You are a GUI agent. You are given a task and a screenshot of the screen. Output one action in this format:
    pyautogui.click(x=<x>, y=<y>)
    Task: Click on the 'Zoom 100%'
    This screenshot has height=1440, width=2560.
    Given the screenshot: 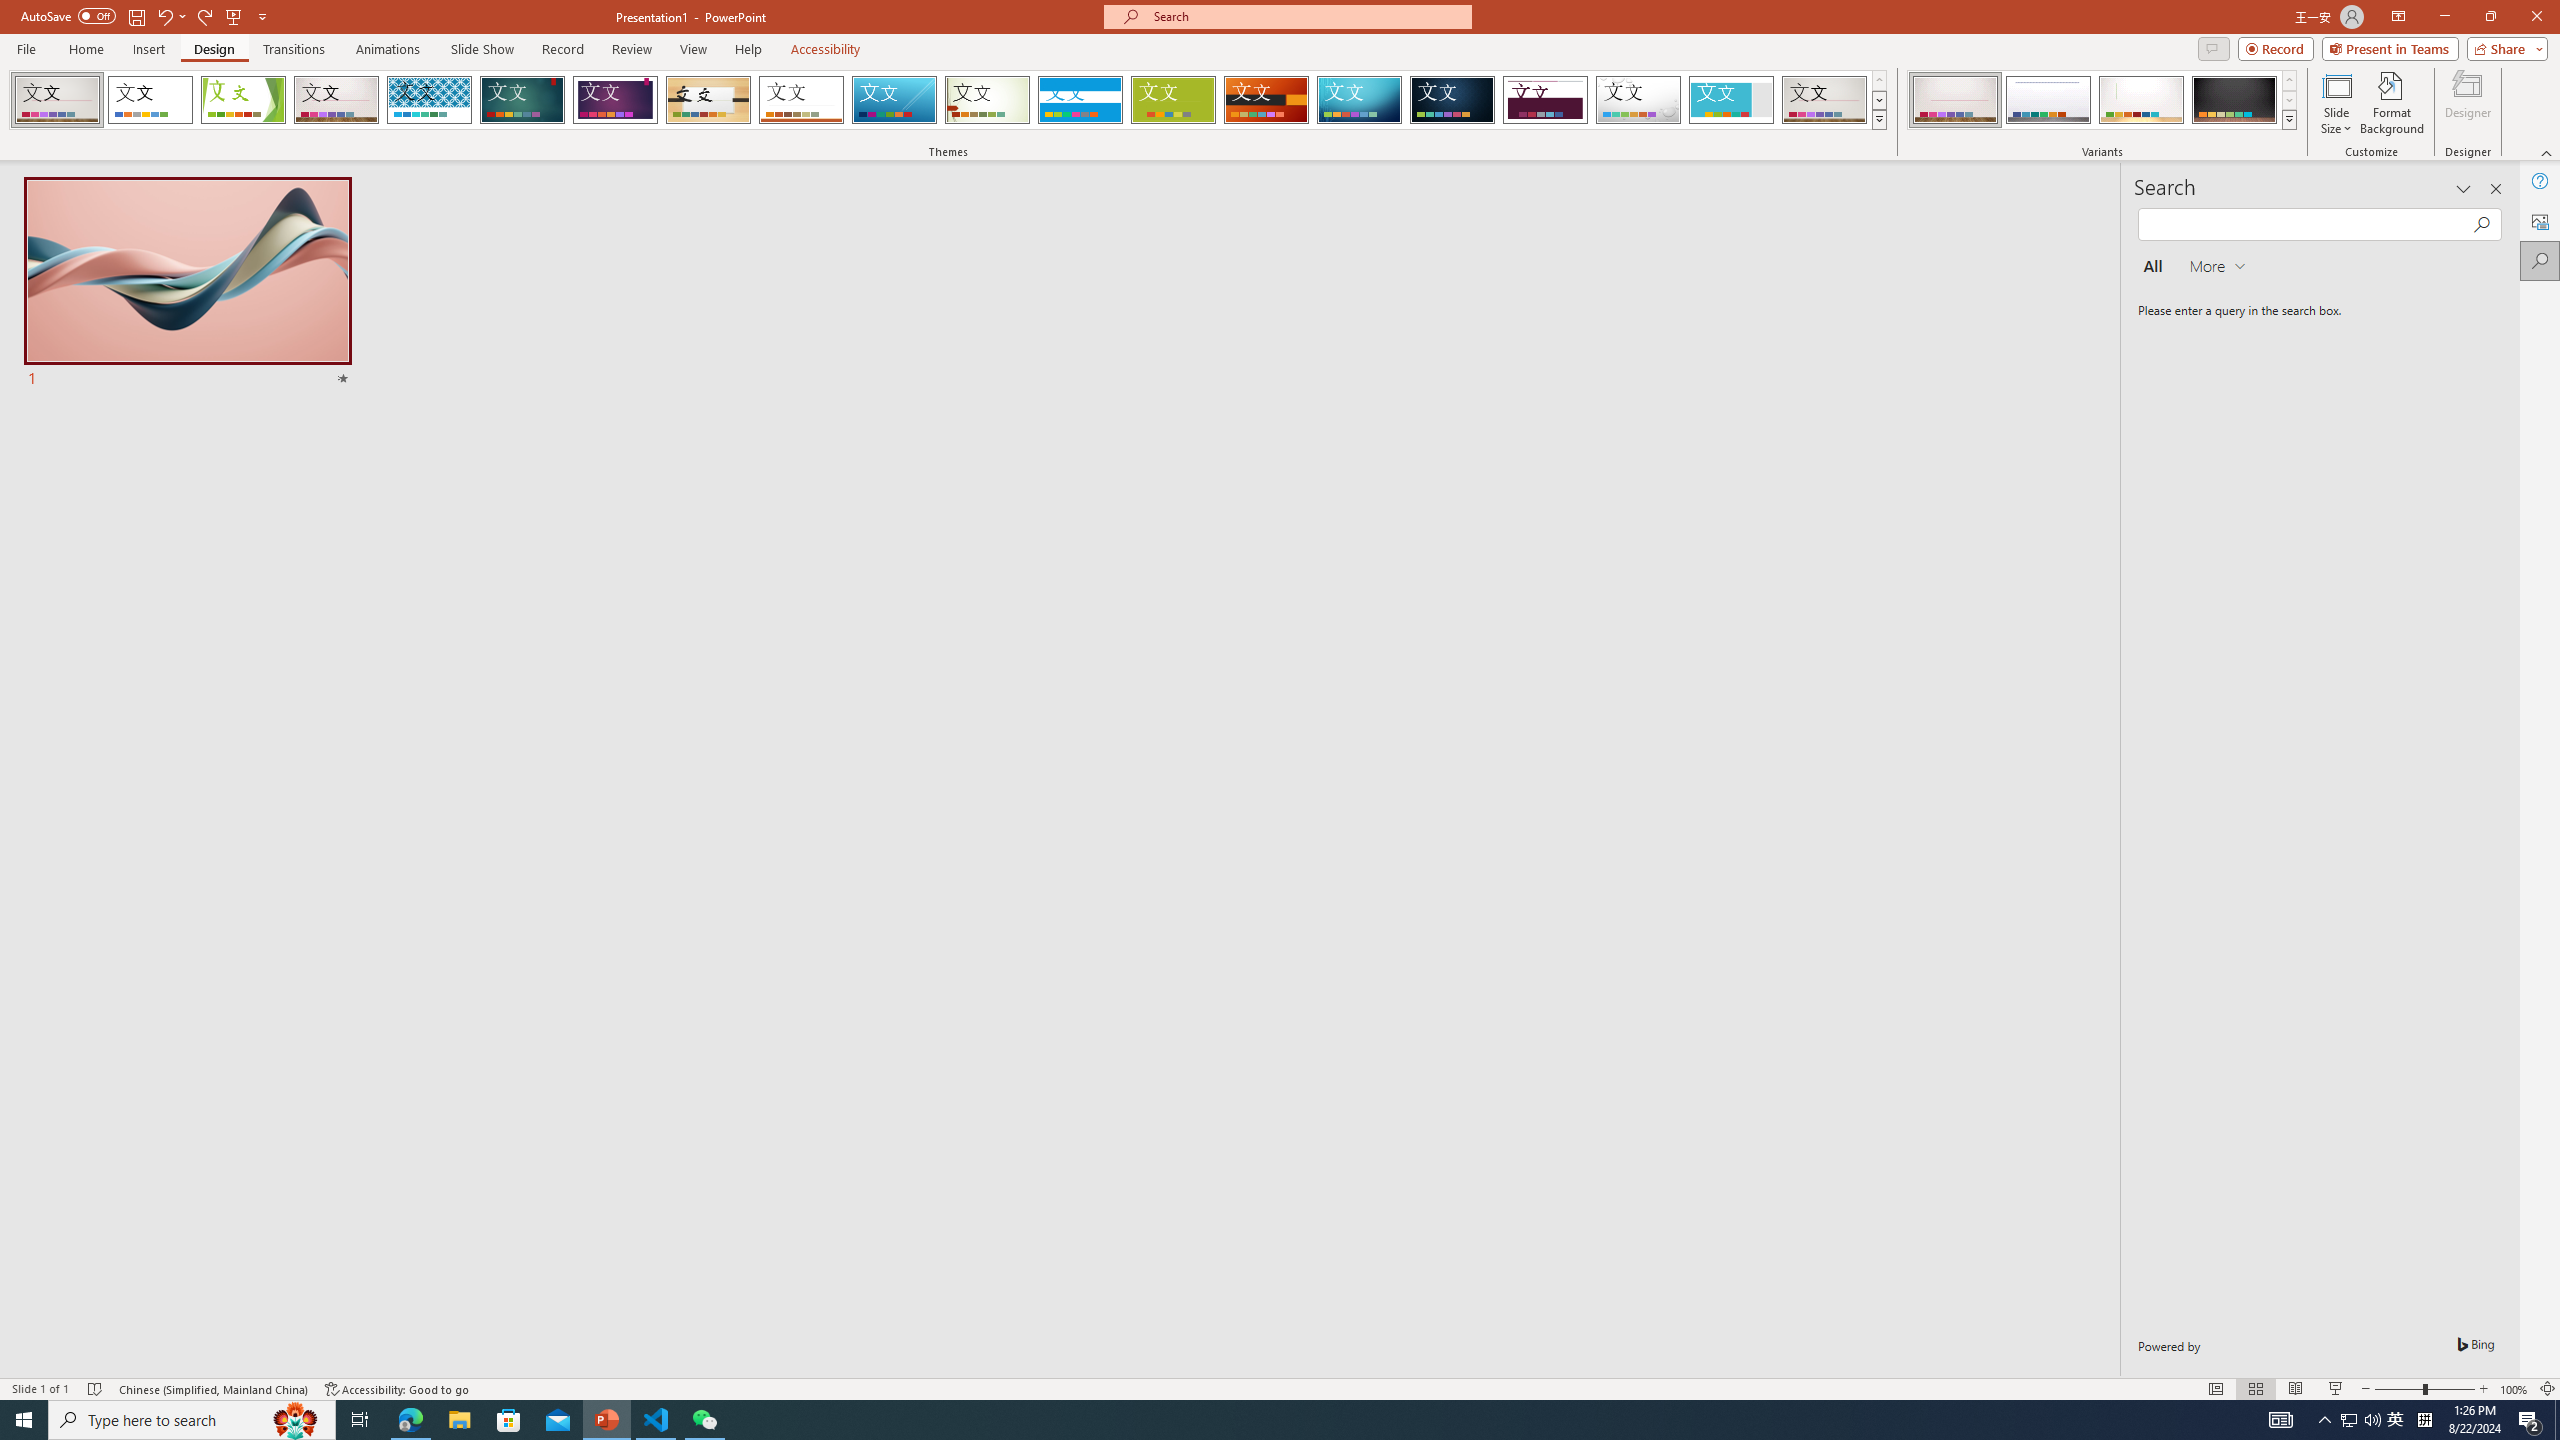 What is the action you would take?
    pyautogui.click(x=2515, y=1389)
    